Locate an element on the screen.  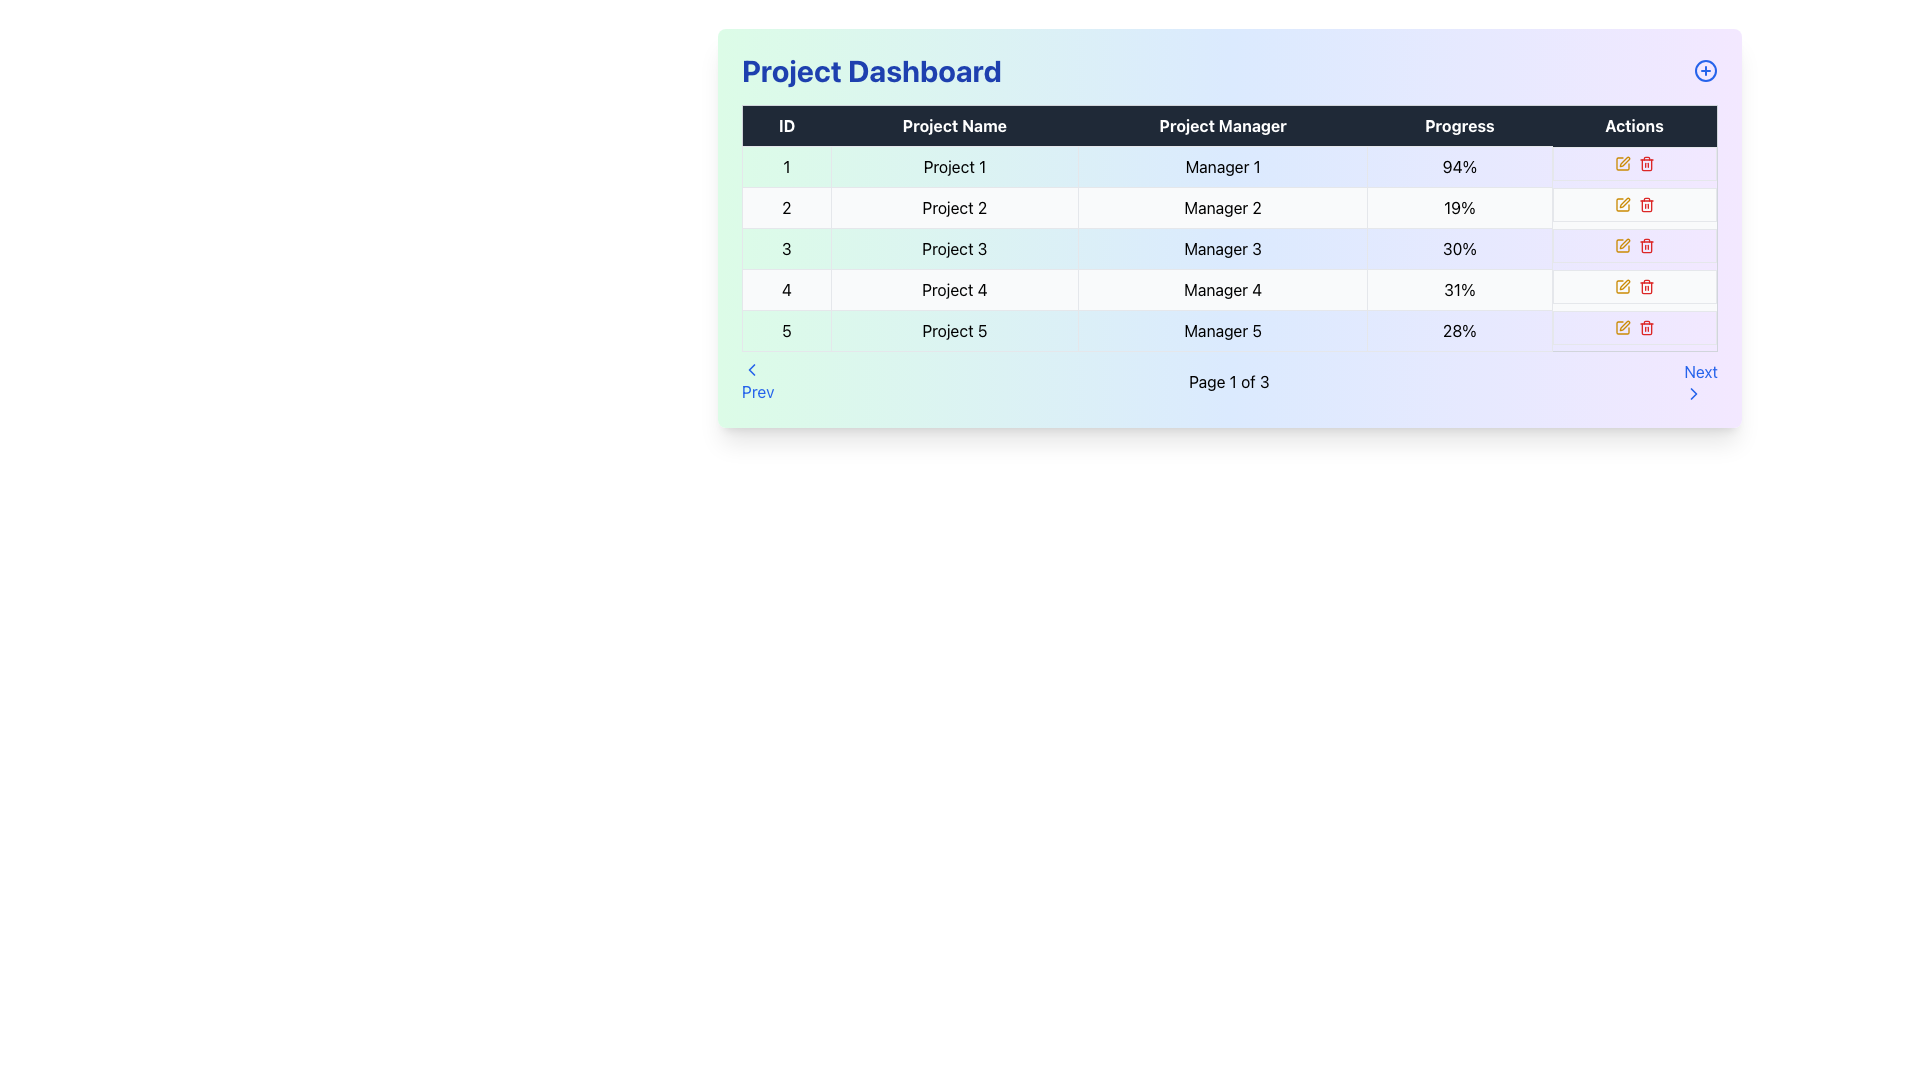
the red trash bin icon button located in the last cell of the 'Actions' column for Project 1 is located at coordinates (1646, 162).